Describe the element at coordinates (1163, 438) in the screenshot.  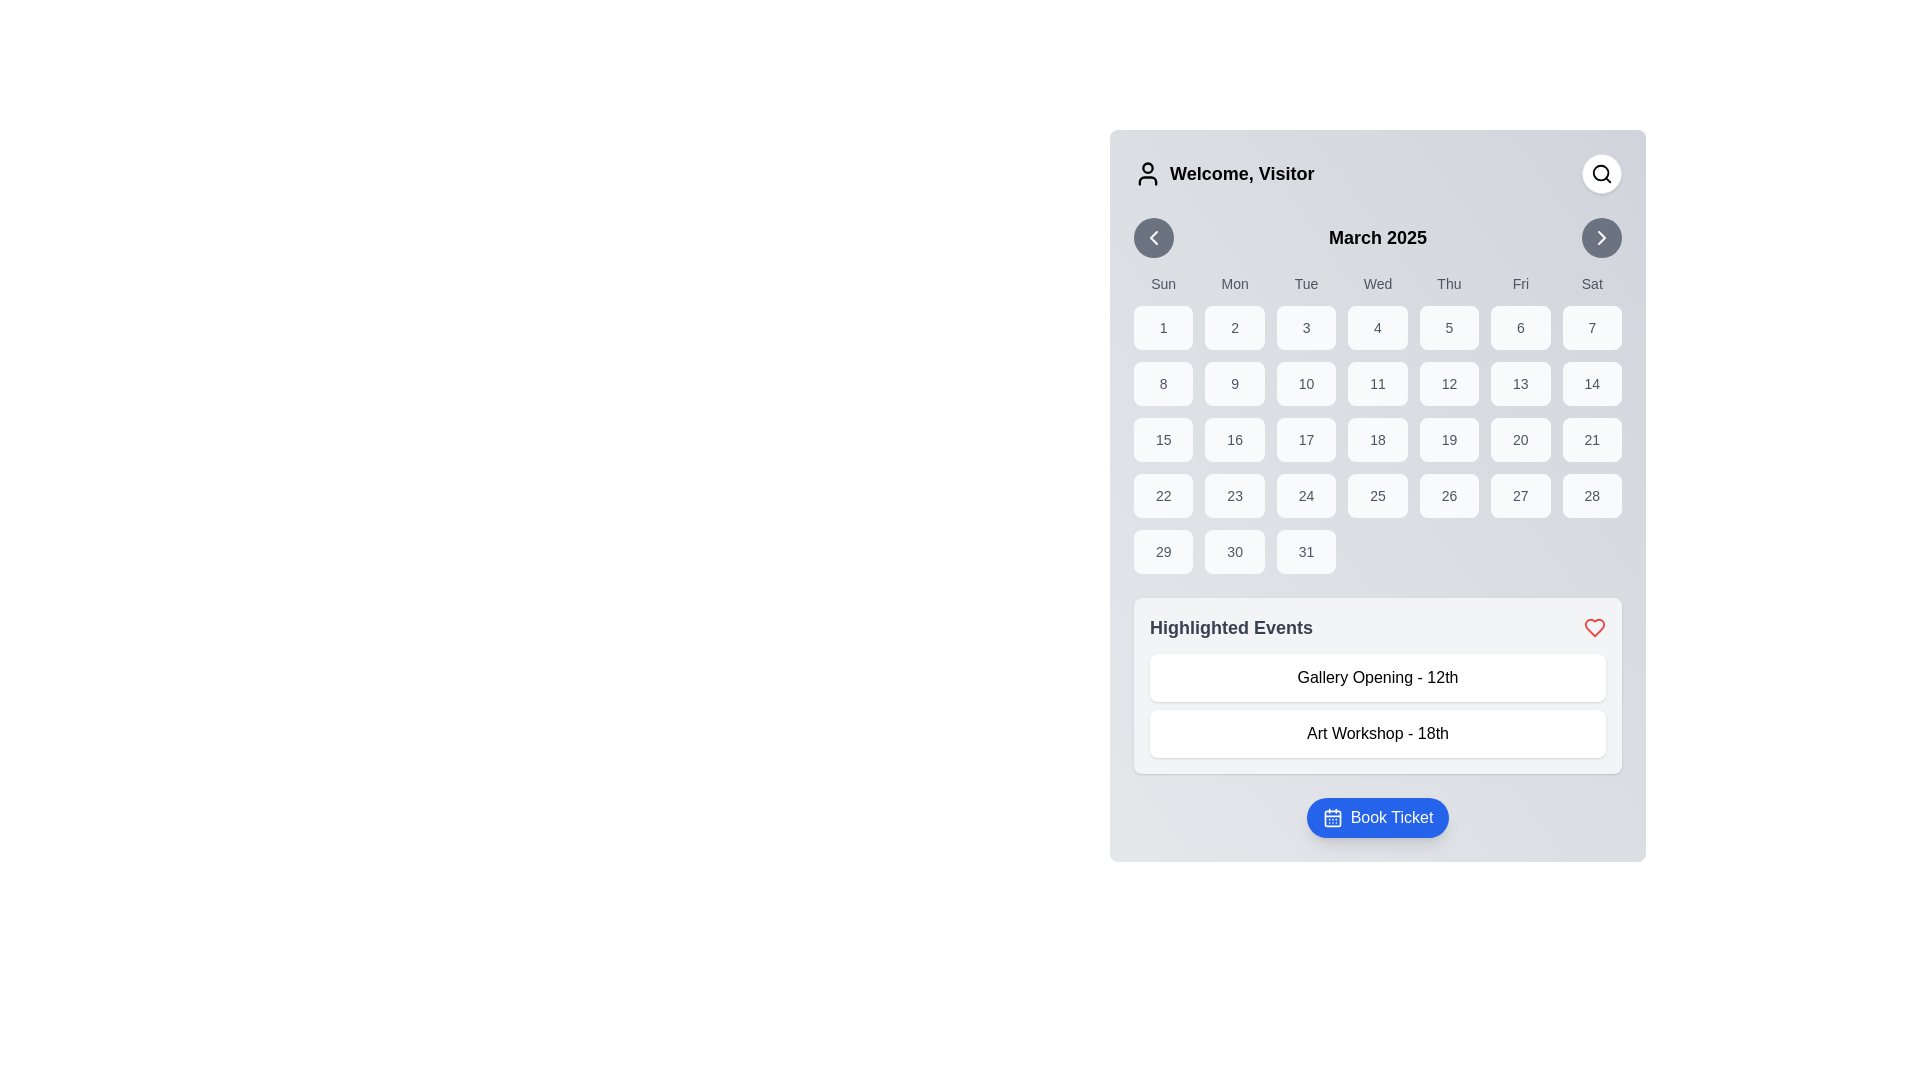
I see `the calendar day cell representing the 15th of March 2025 located in the fourth row and first column under the 'Sun' header` at that location.